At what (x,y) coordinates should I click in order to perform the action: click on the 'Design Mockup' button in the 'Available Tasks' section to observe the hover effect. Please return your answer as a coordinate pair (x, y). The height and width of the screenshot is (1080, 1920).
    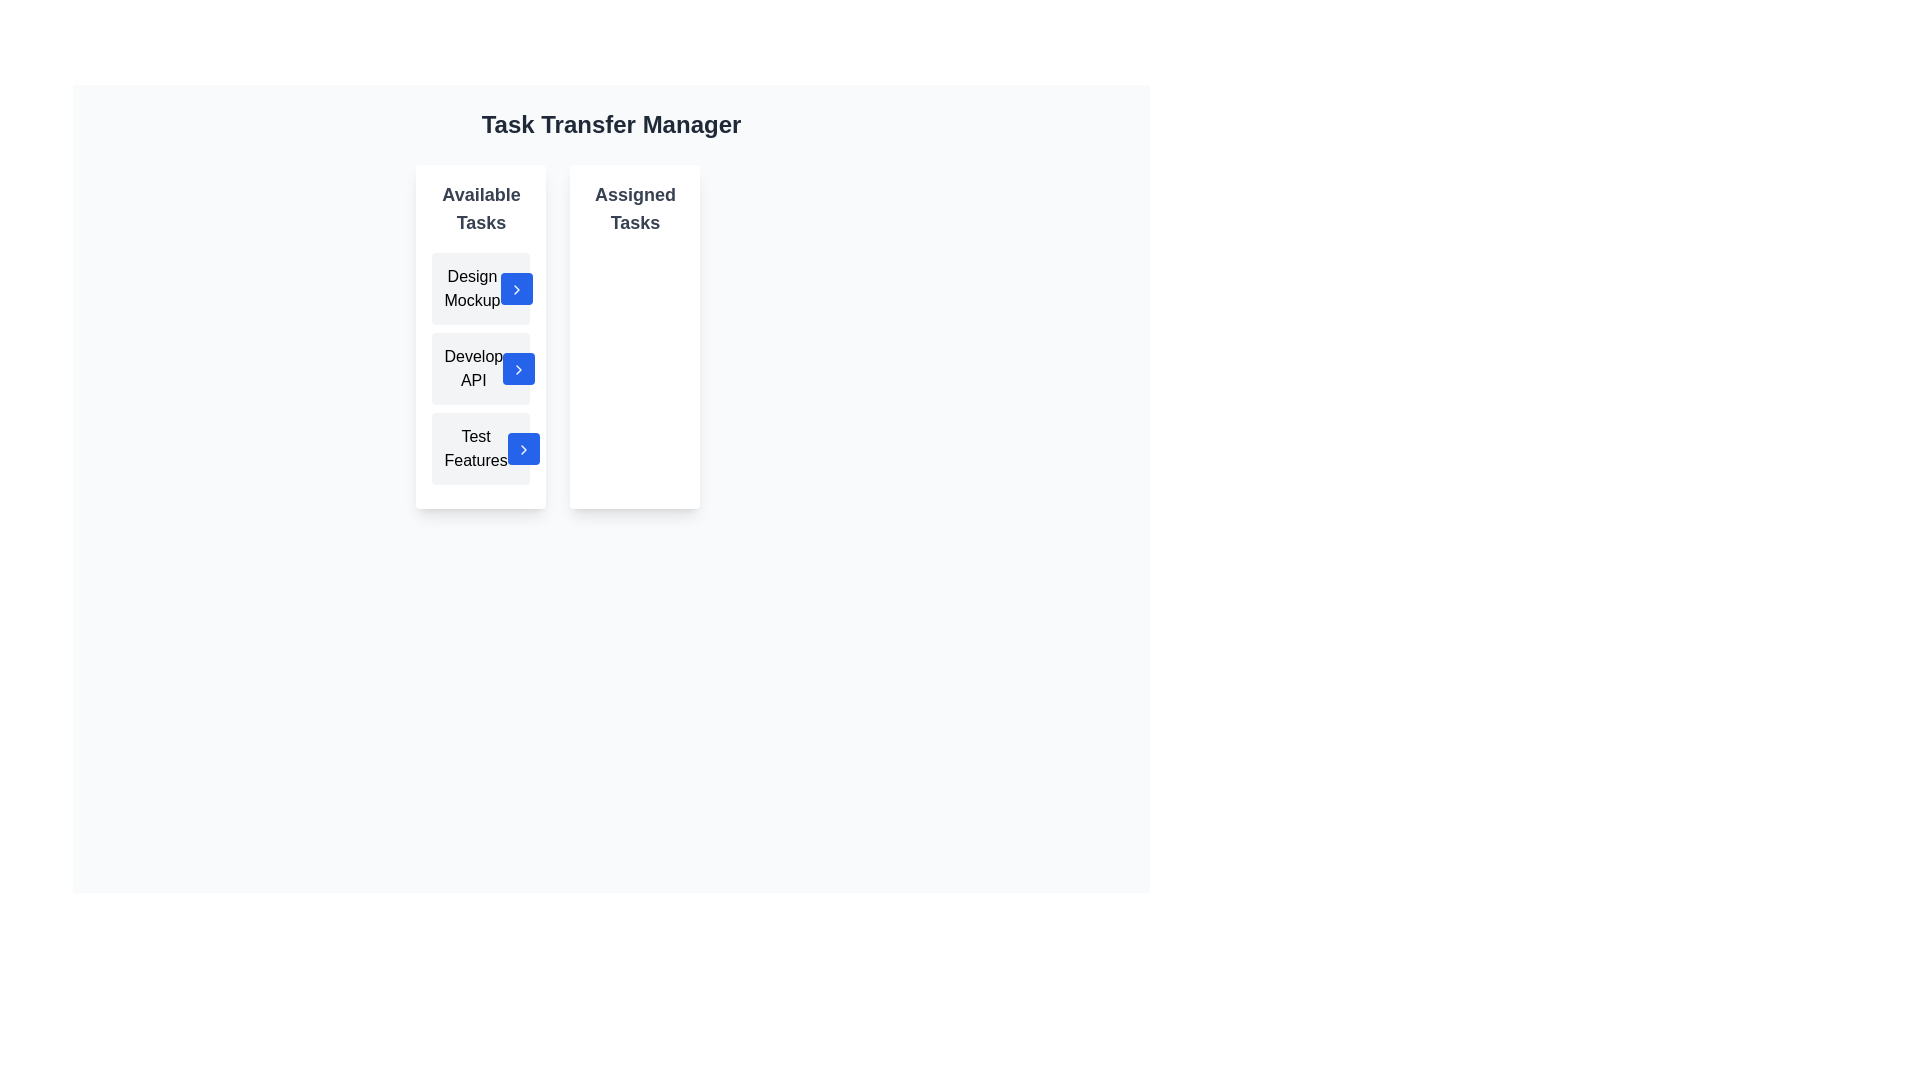
    Looking at the image, I should click on (481, 289).